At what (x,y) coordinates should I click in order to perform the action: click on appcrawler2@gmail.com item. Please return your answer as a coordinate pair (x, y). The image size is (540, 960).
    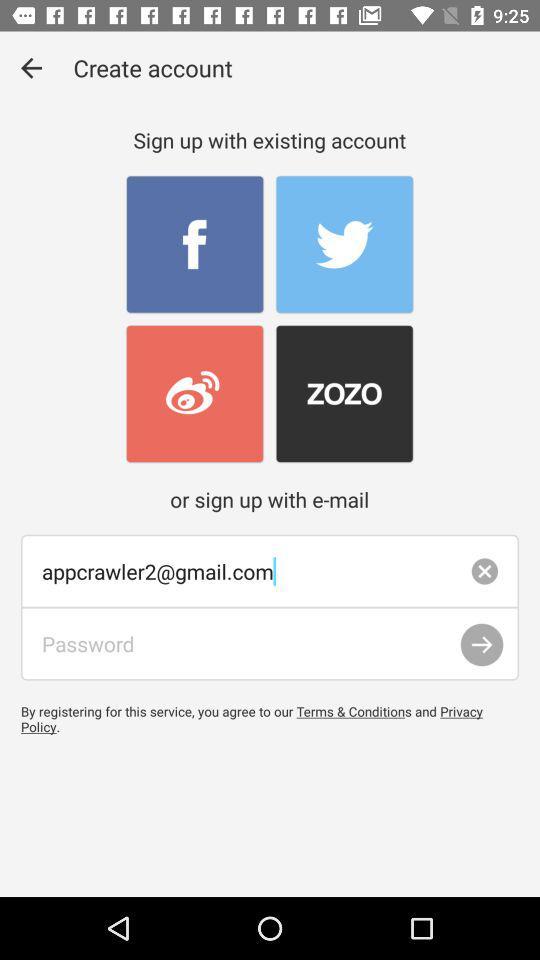
    Looking at the image, I should click on (270, 571).